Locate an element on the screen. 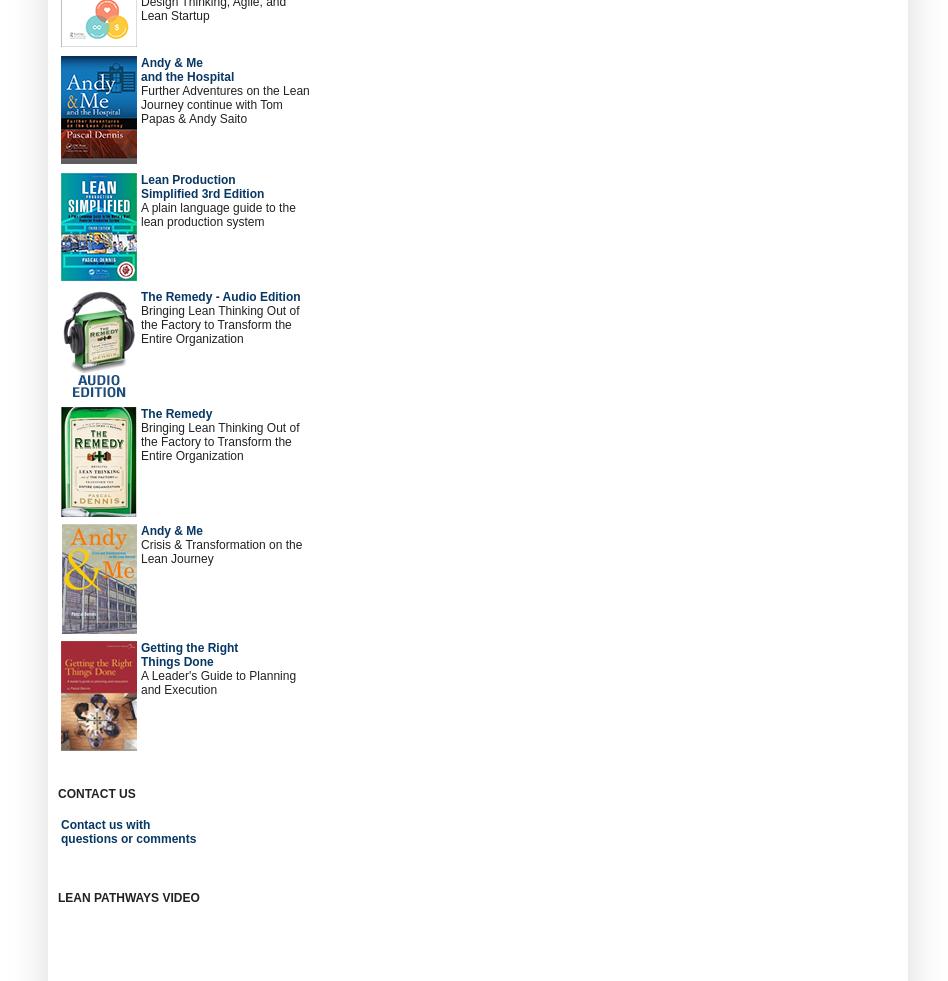  'Crisis & Transformation on the Lean Journey' is located at coordinates (220, 552).